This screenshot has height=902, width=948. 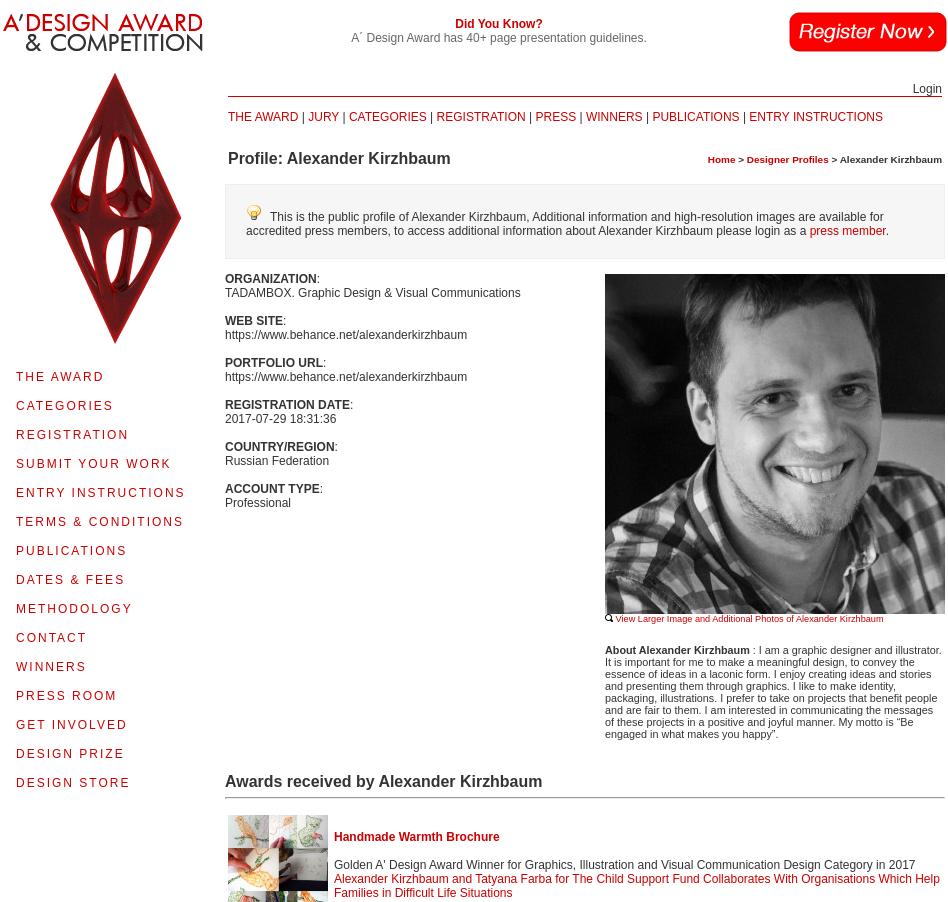 I want to click on 'DESIGN PRIZE', so click(x=69, y=752).